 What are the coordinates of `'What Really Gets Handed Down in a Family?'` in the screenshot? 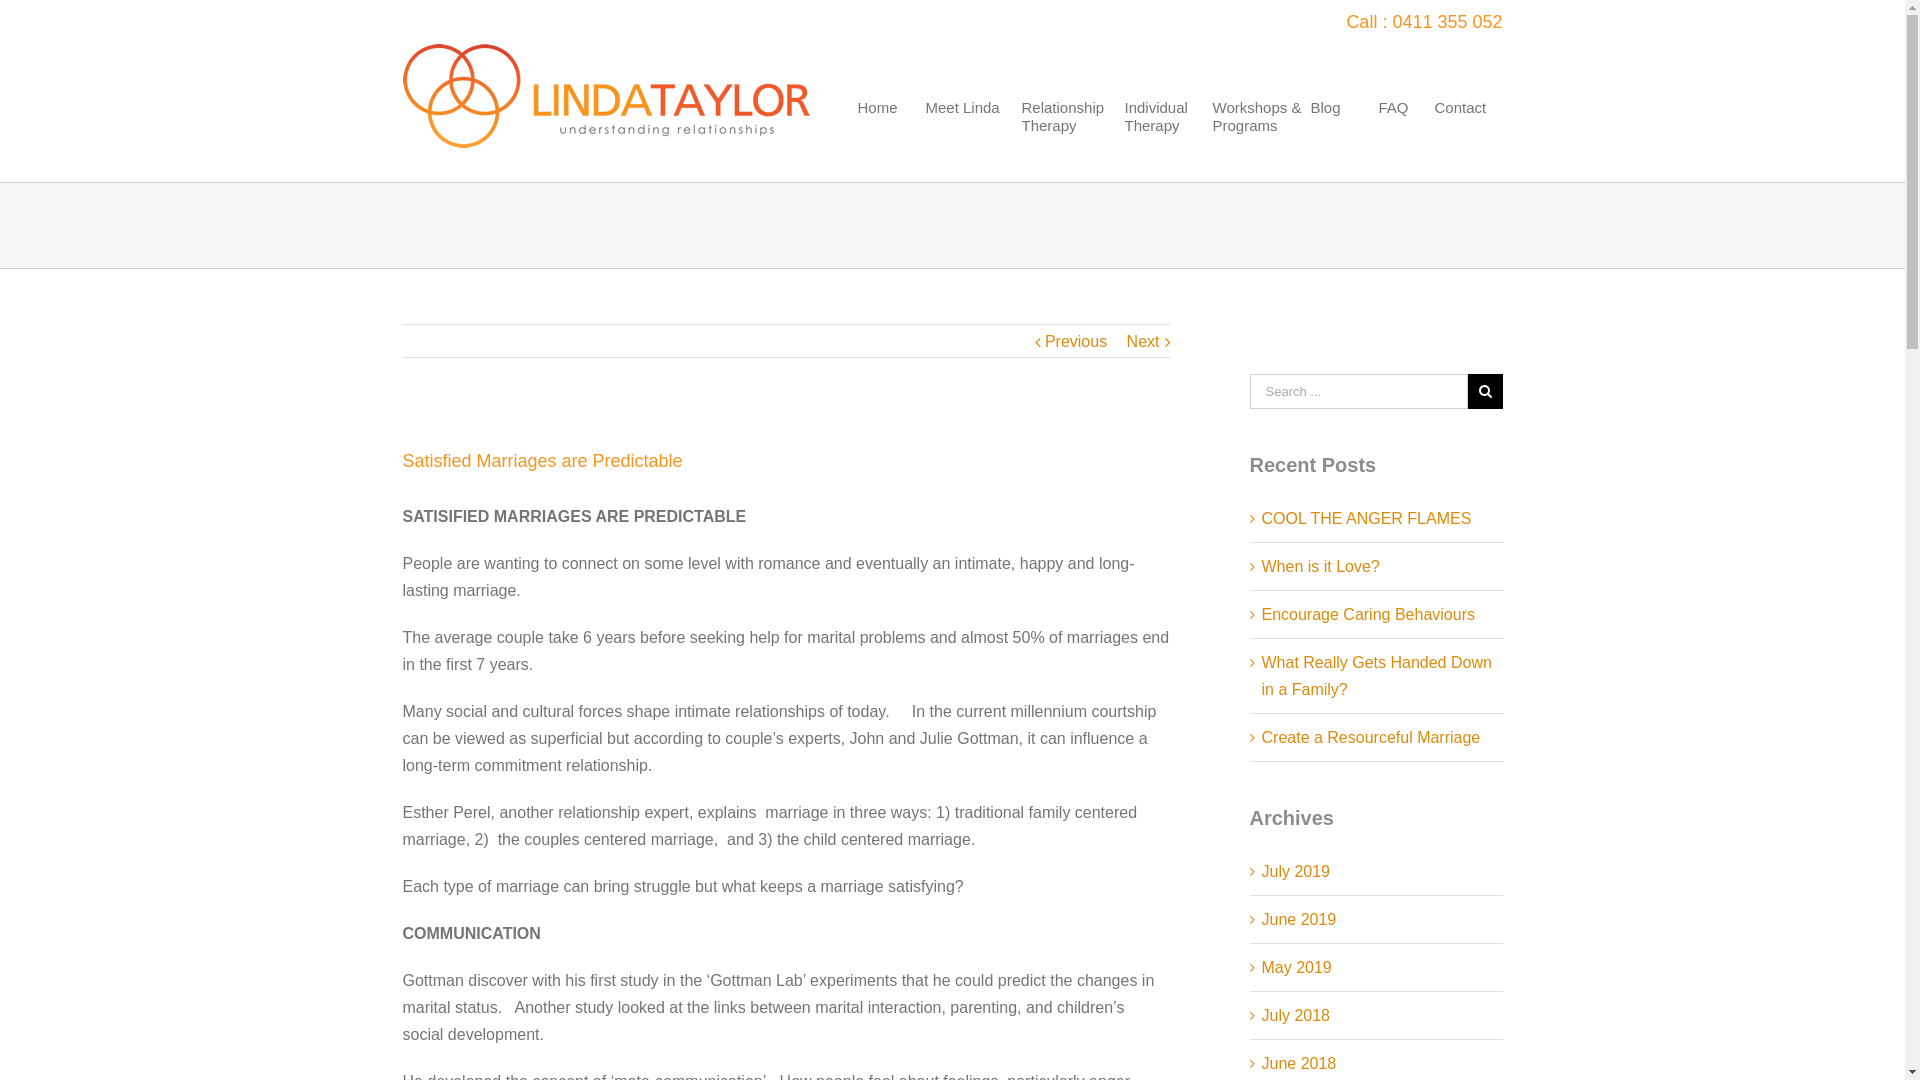 It's located at (1376, 675).